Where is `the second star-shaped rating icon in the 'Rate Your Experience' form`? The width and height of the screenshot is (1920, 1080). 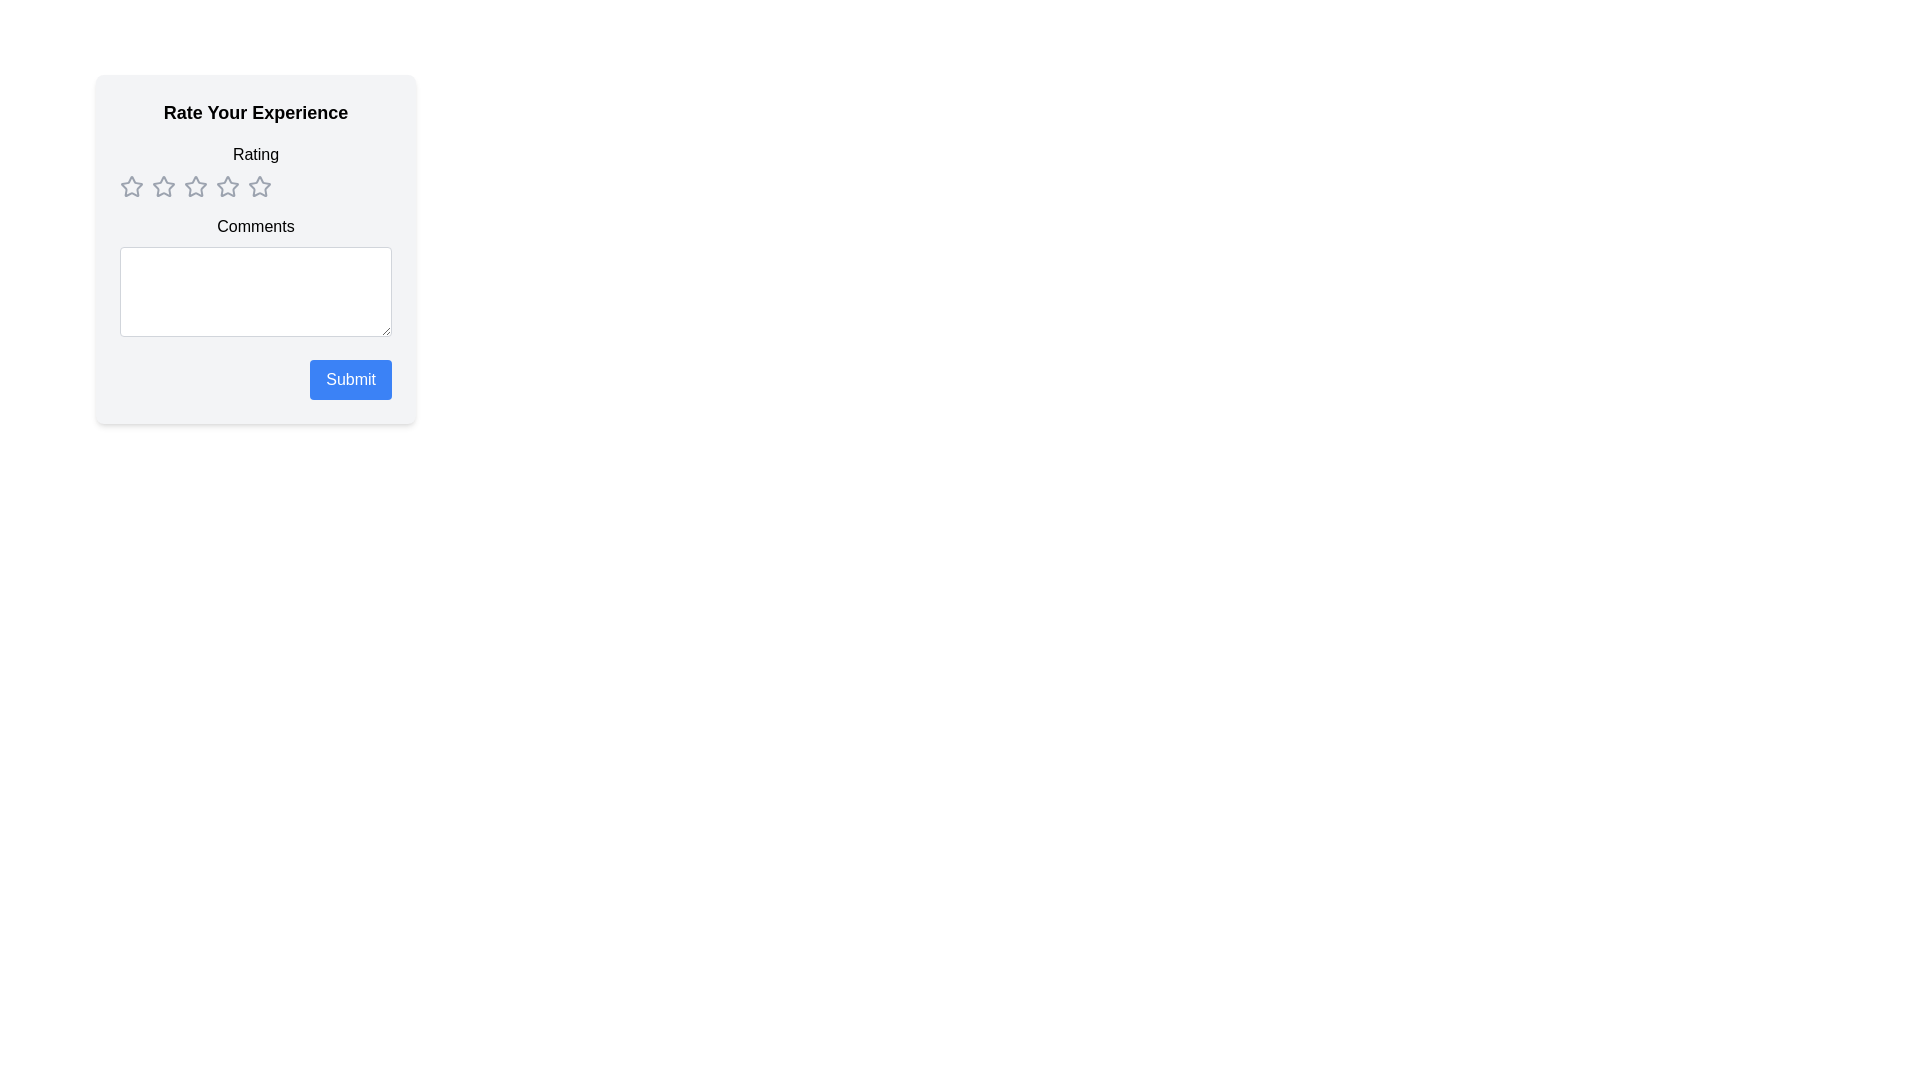 the second star-shaped rating icon in the 'Rate Your Experience' form is located at coordinates (163, 186).